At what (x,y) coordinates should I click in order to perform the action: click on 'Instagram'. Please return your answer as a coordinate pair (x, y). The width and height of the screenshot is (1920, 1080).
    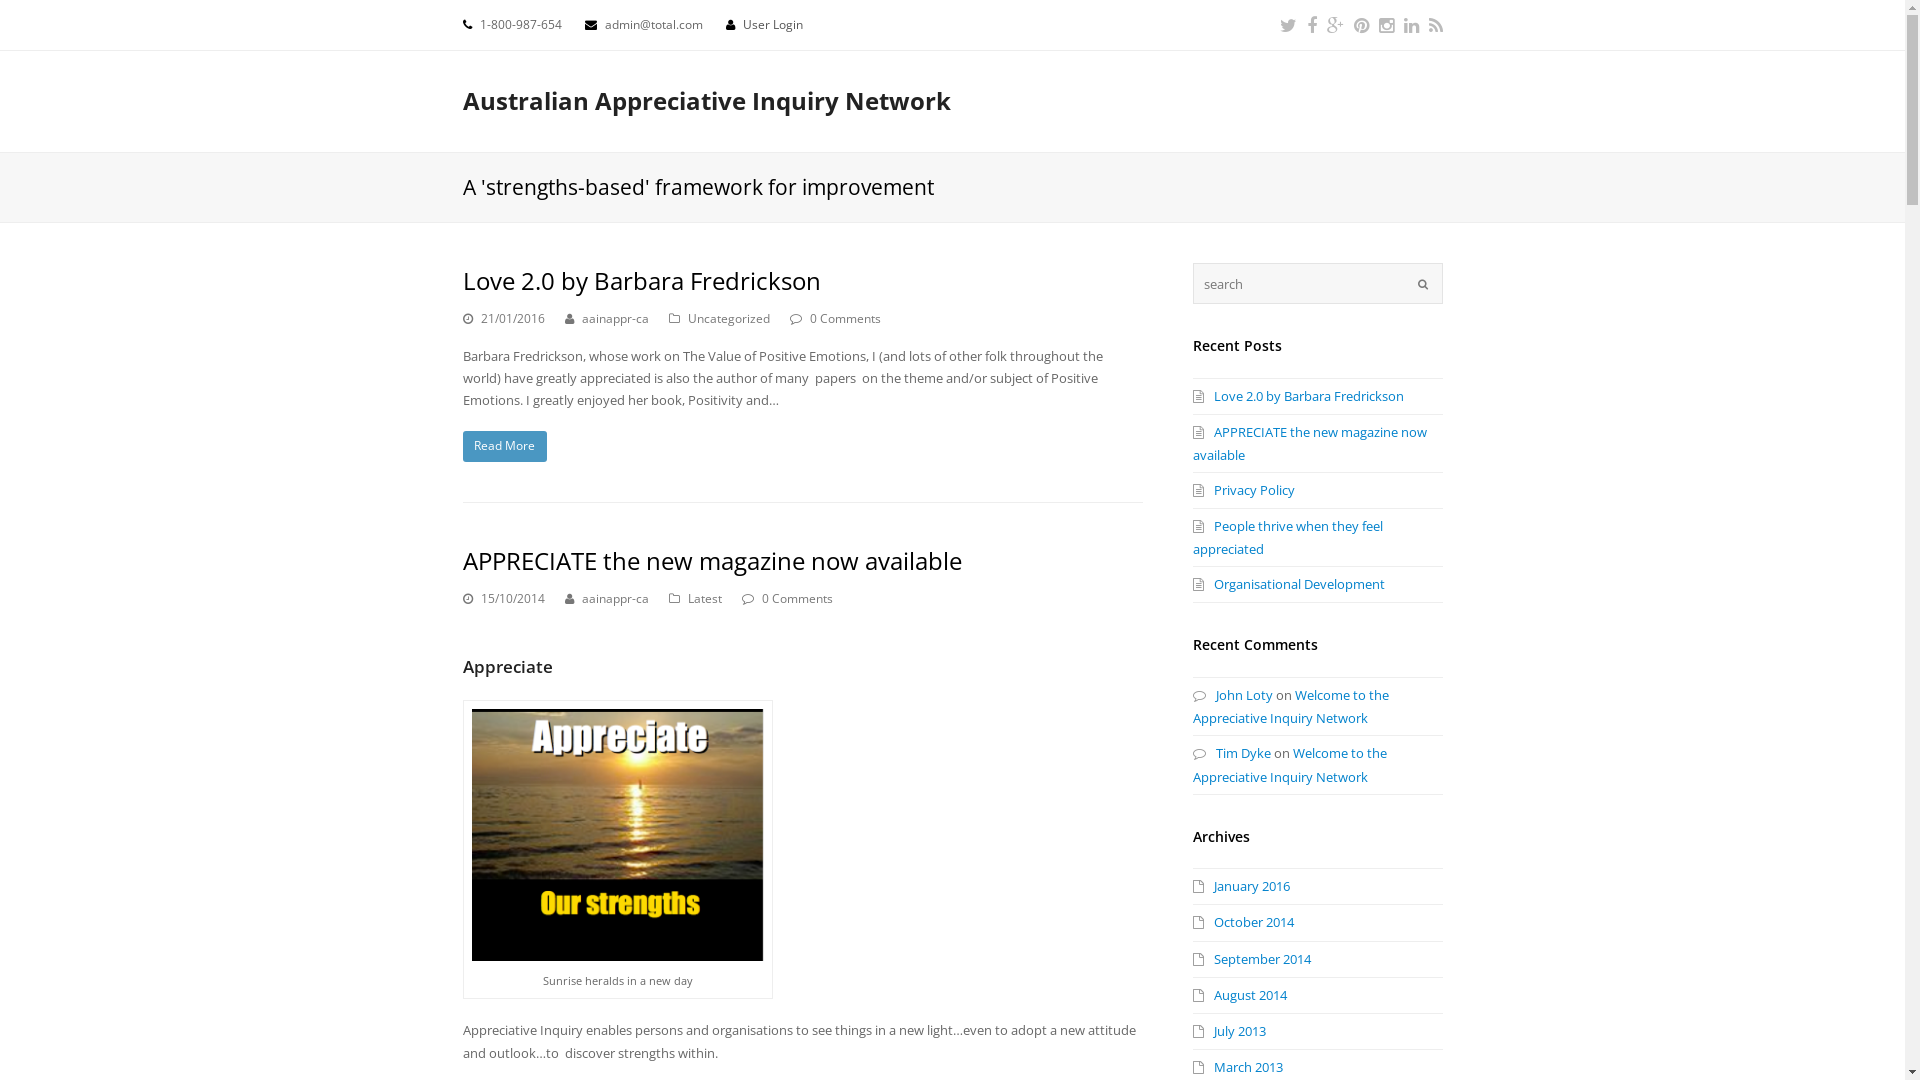
    Looking at the image, I should click on (1384, 24).